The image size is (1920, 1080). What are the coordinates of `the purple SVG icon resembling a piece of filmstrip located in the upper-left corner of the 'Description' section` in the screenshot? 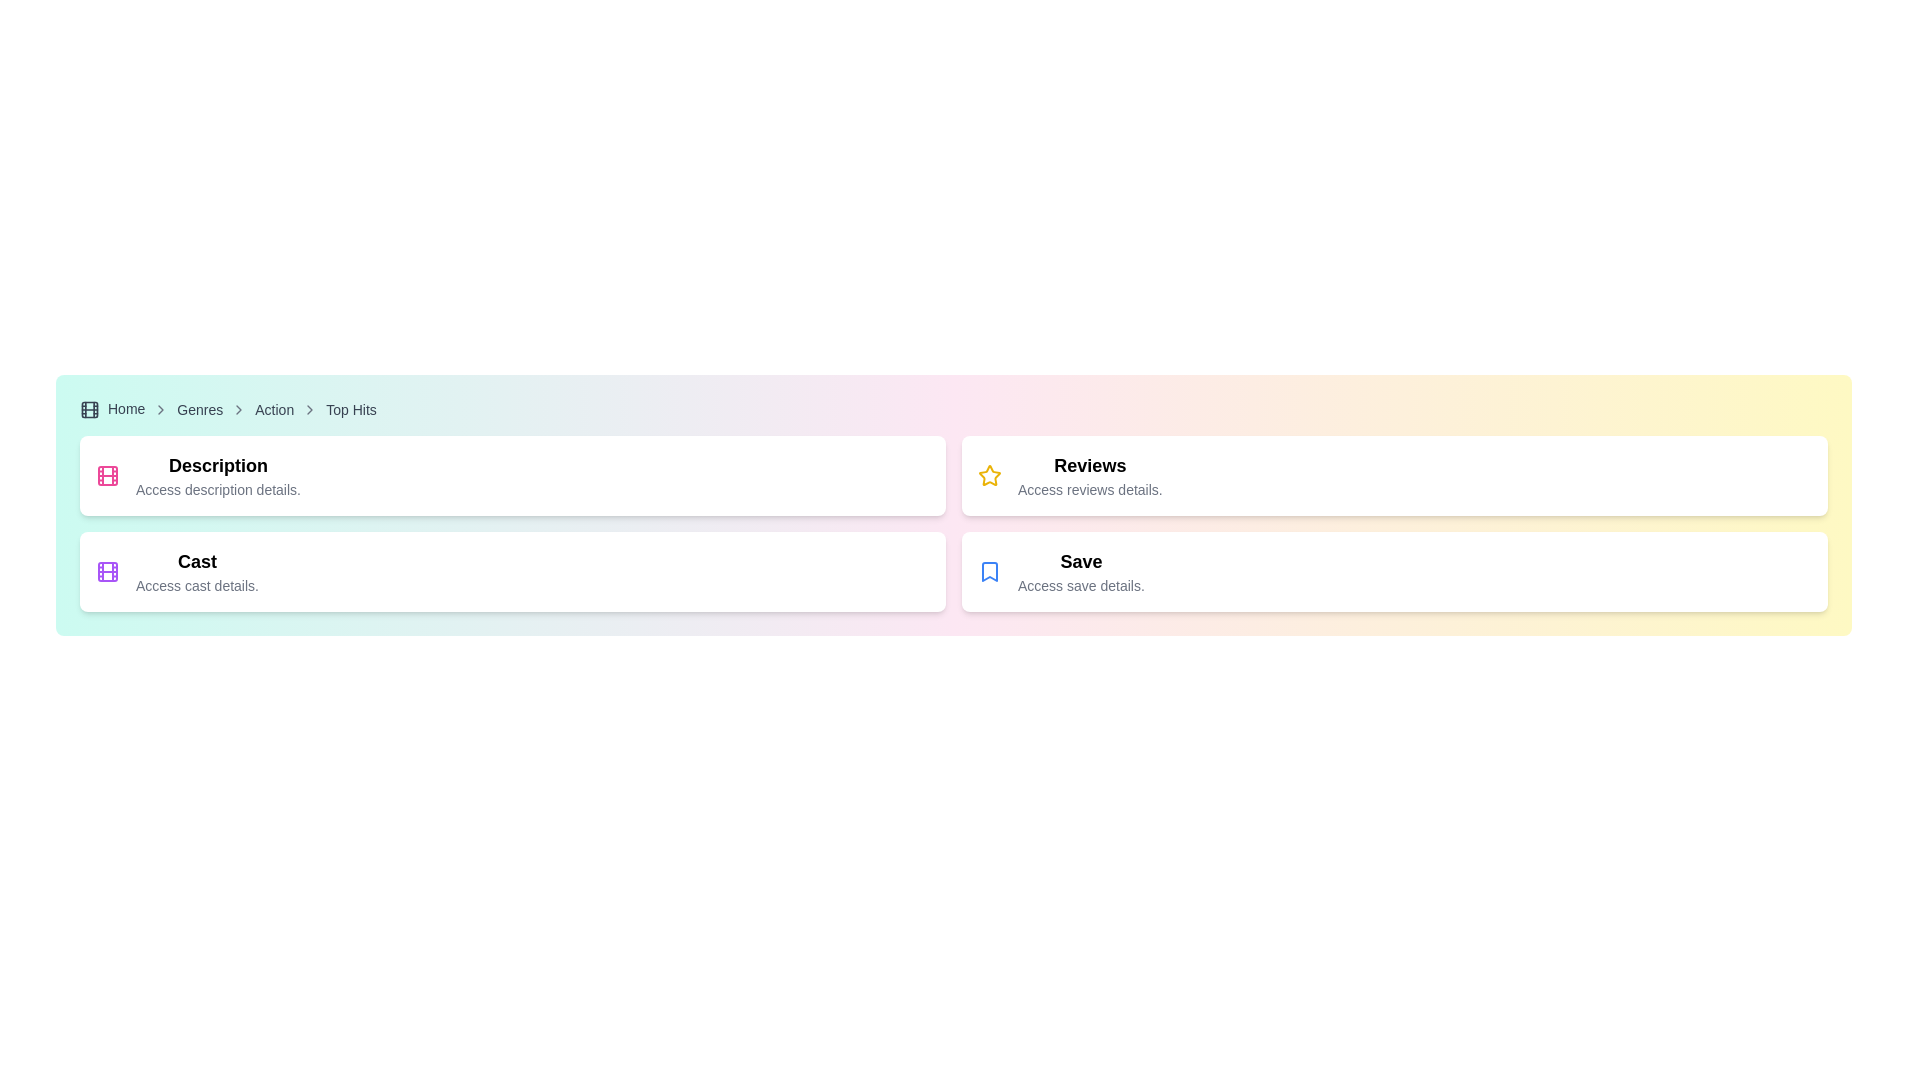 It's located at (107, 571).